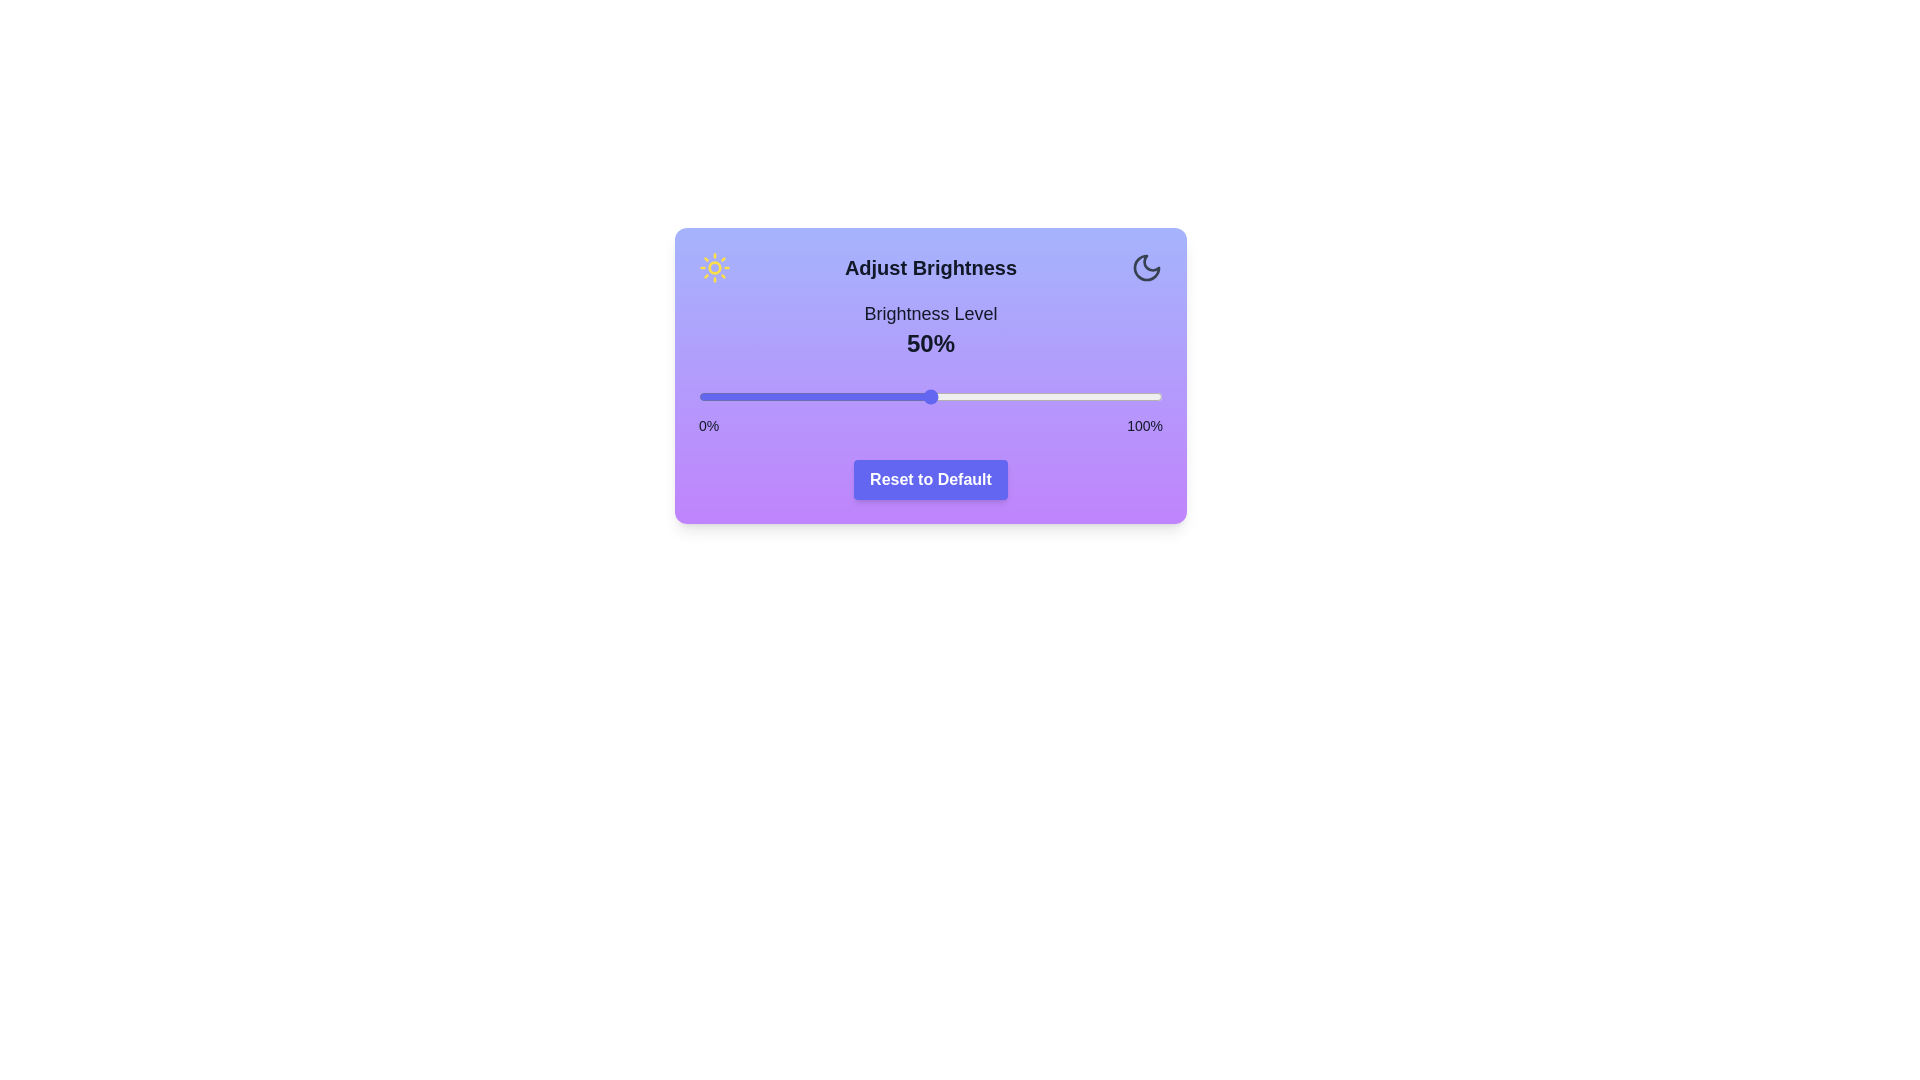 Image resolution: width=1920 pixels, height=1080 pixels. Describe the element at coordinates (838, 397) in the screenshot. I see `the brightness slider to 30%` at that location.